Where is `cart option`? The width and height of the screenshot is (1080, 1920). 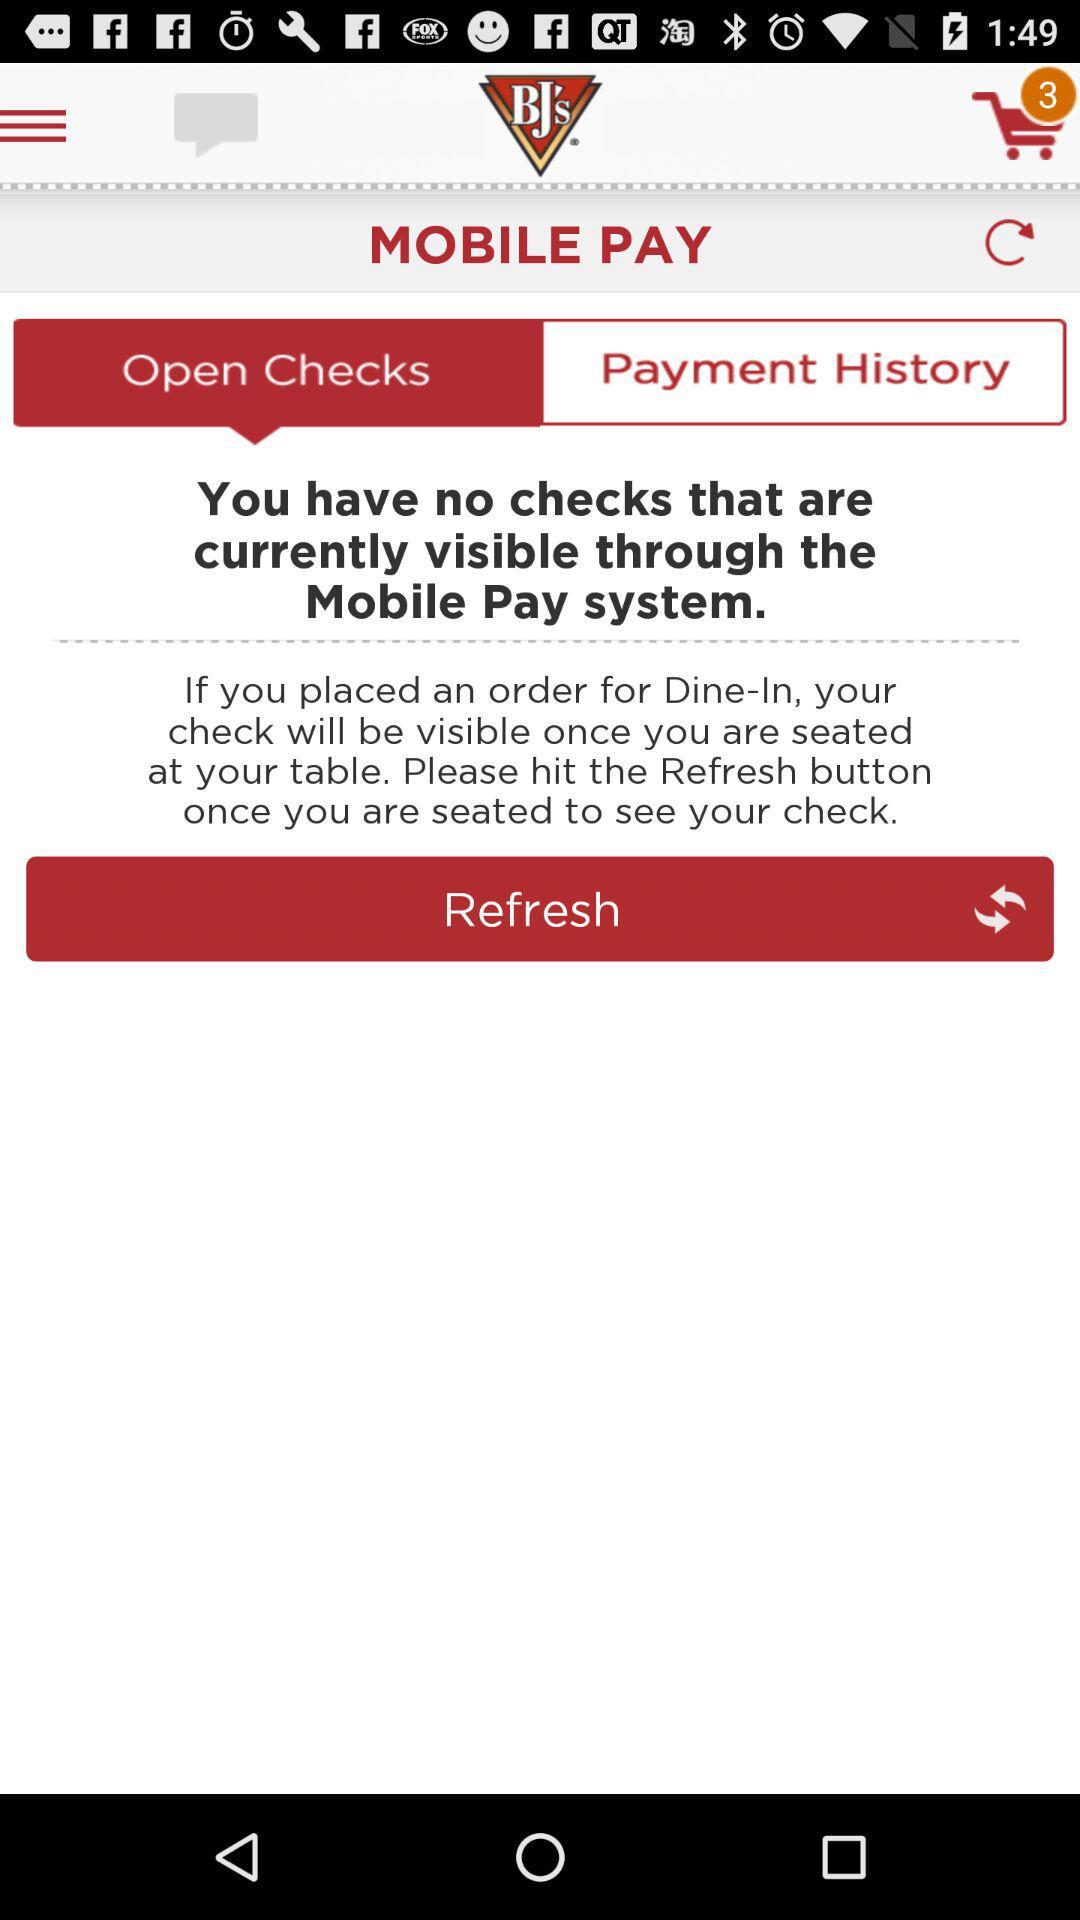 cart option is located at coordinates (1019, 124).